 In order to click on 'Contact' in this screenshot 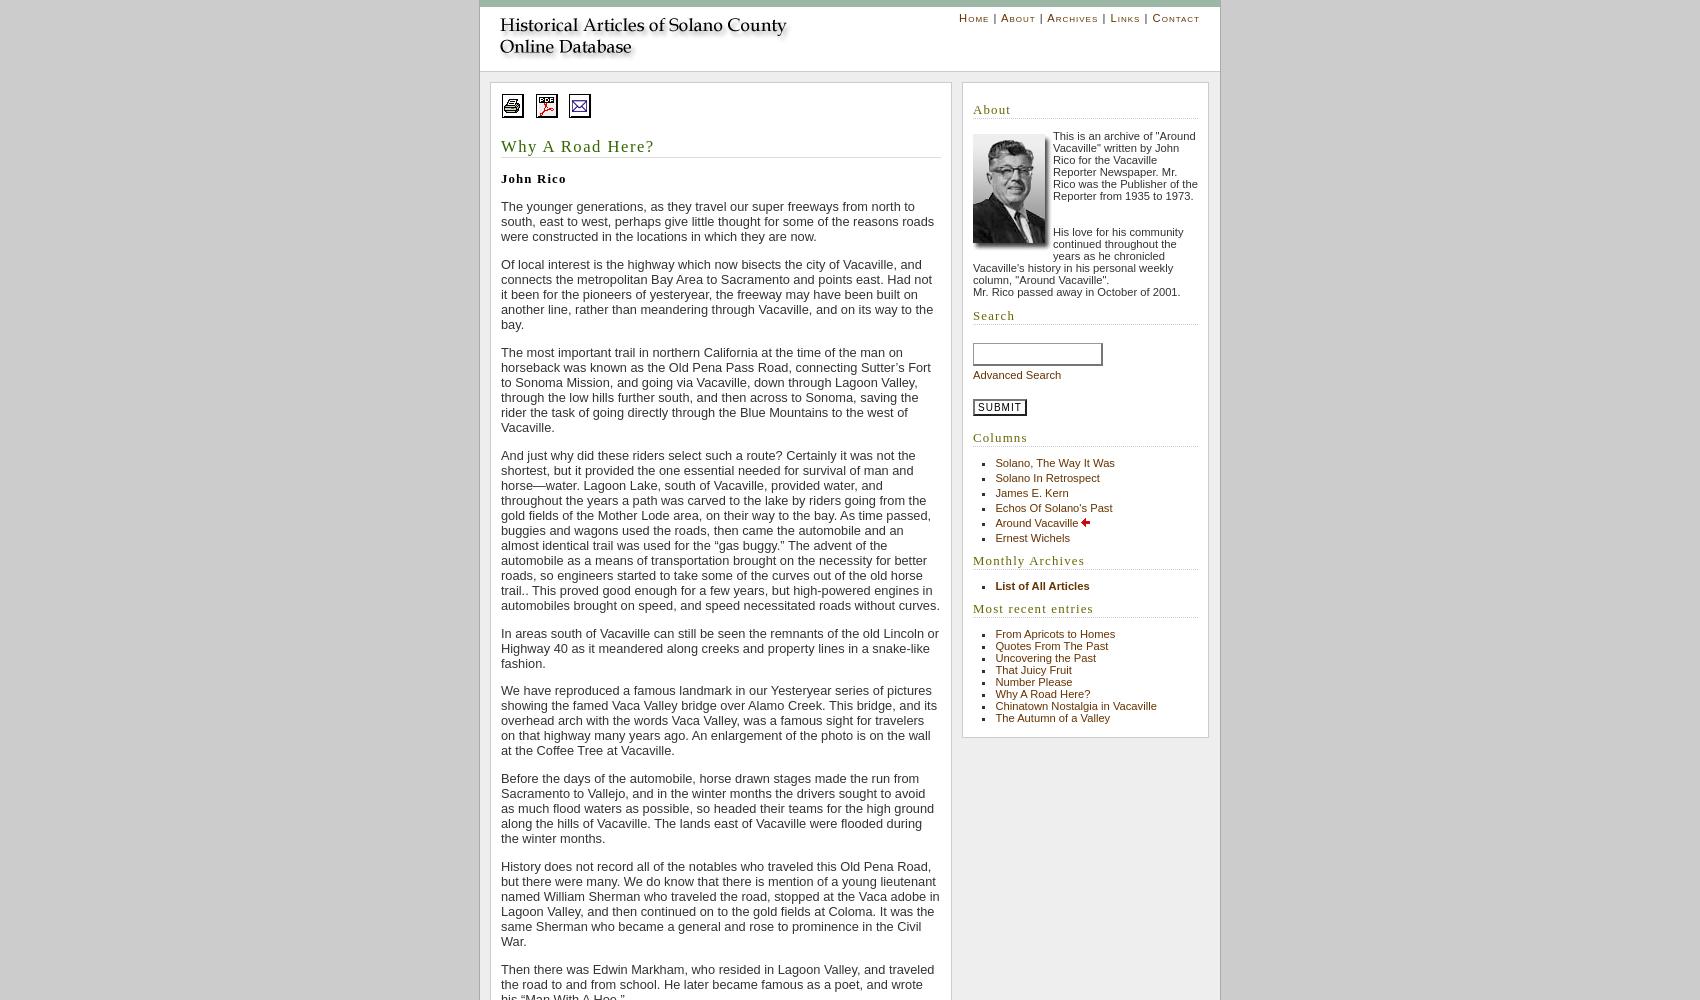, I will do `click(1151, 18)`.